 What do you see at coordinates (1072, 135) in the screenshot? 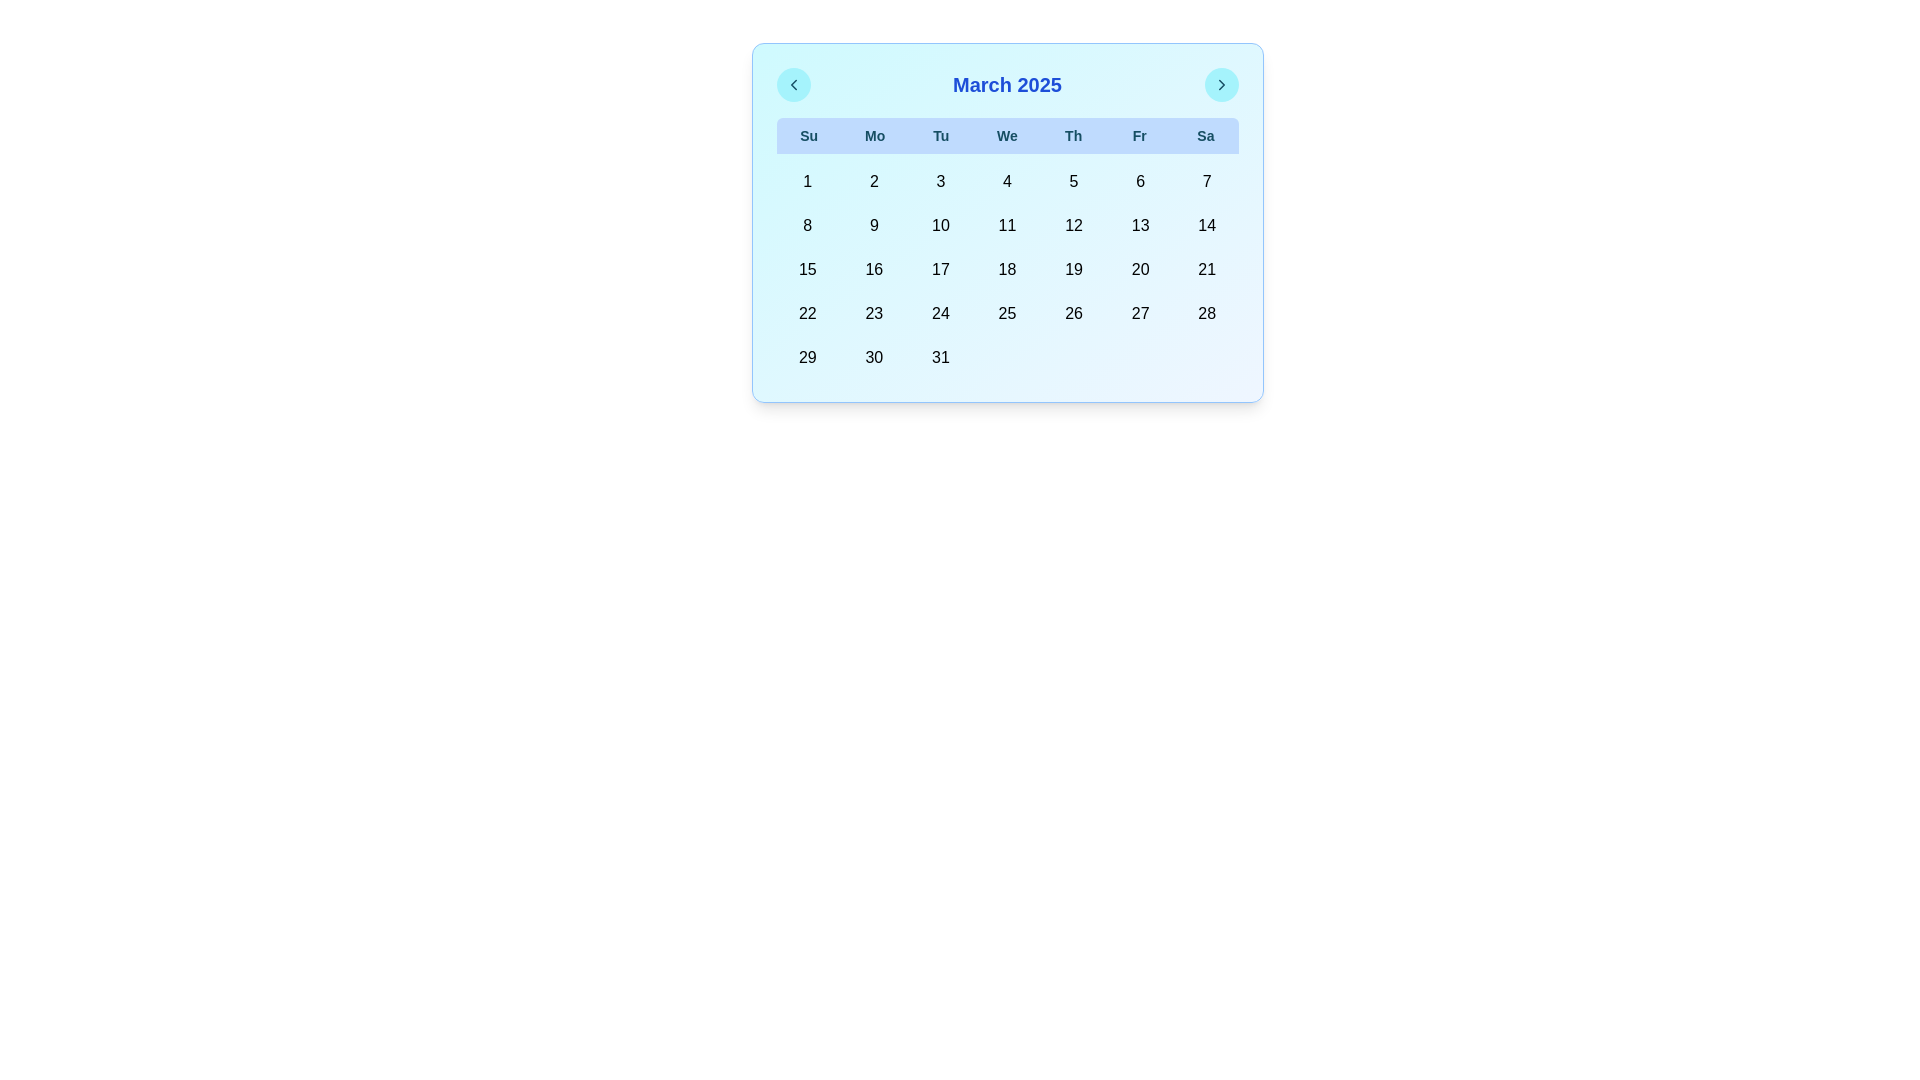
I see `the text label displaying 'Th' (Thursday) in a calendar interface, which is styled with cyan color and bold font, located in the fifth cell of the week grid under the header 'March 2025'` at bounding box center [1072, 135].